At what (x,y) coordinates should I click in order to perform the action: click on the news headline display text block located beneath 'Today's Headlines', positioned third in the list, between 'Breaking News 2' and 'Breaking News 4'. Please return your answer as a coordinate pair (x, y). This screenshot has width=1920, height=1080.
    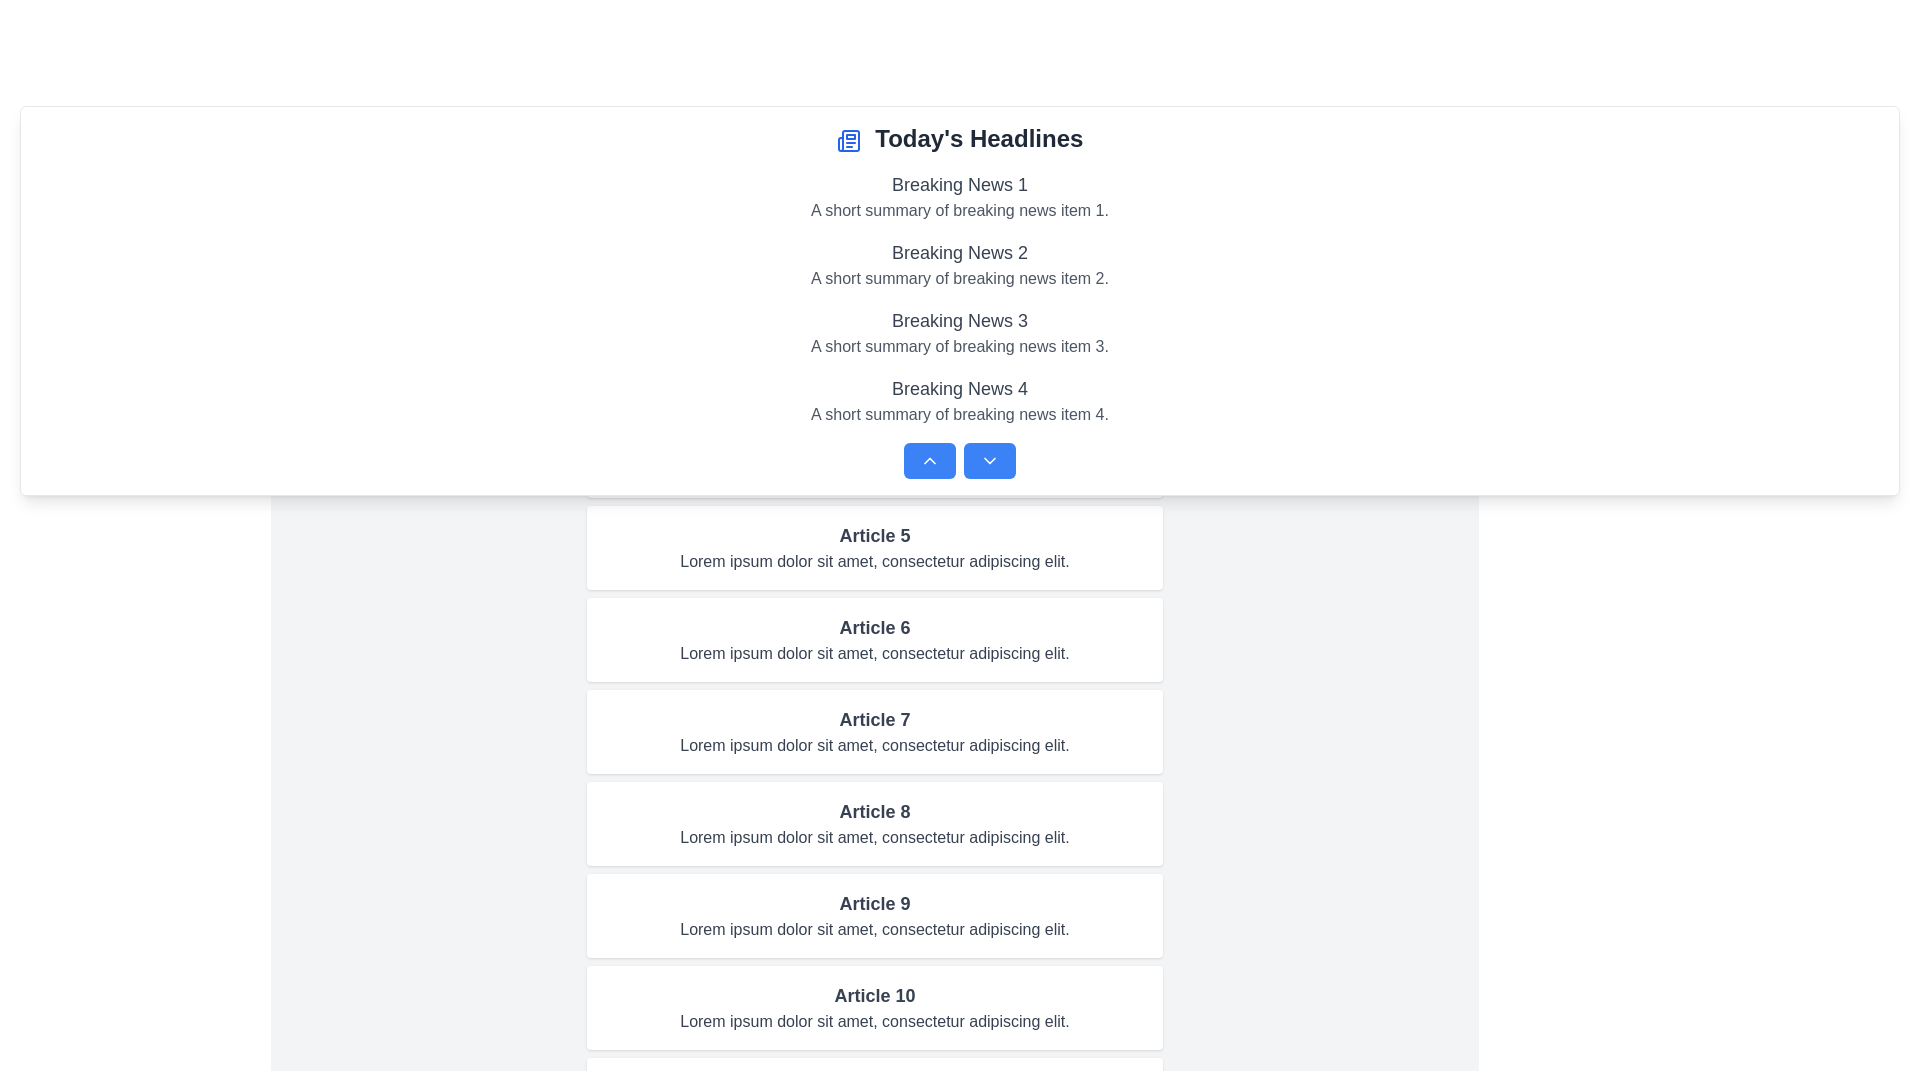
    Looking at the image, I should click on (960, 331).